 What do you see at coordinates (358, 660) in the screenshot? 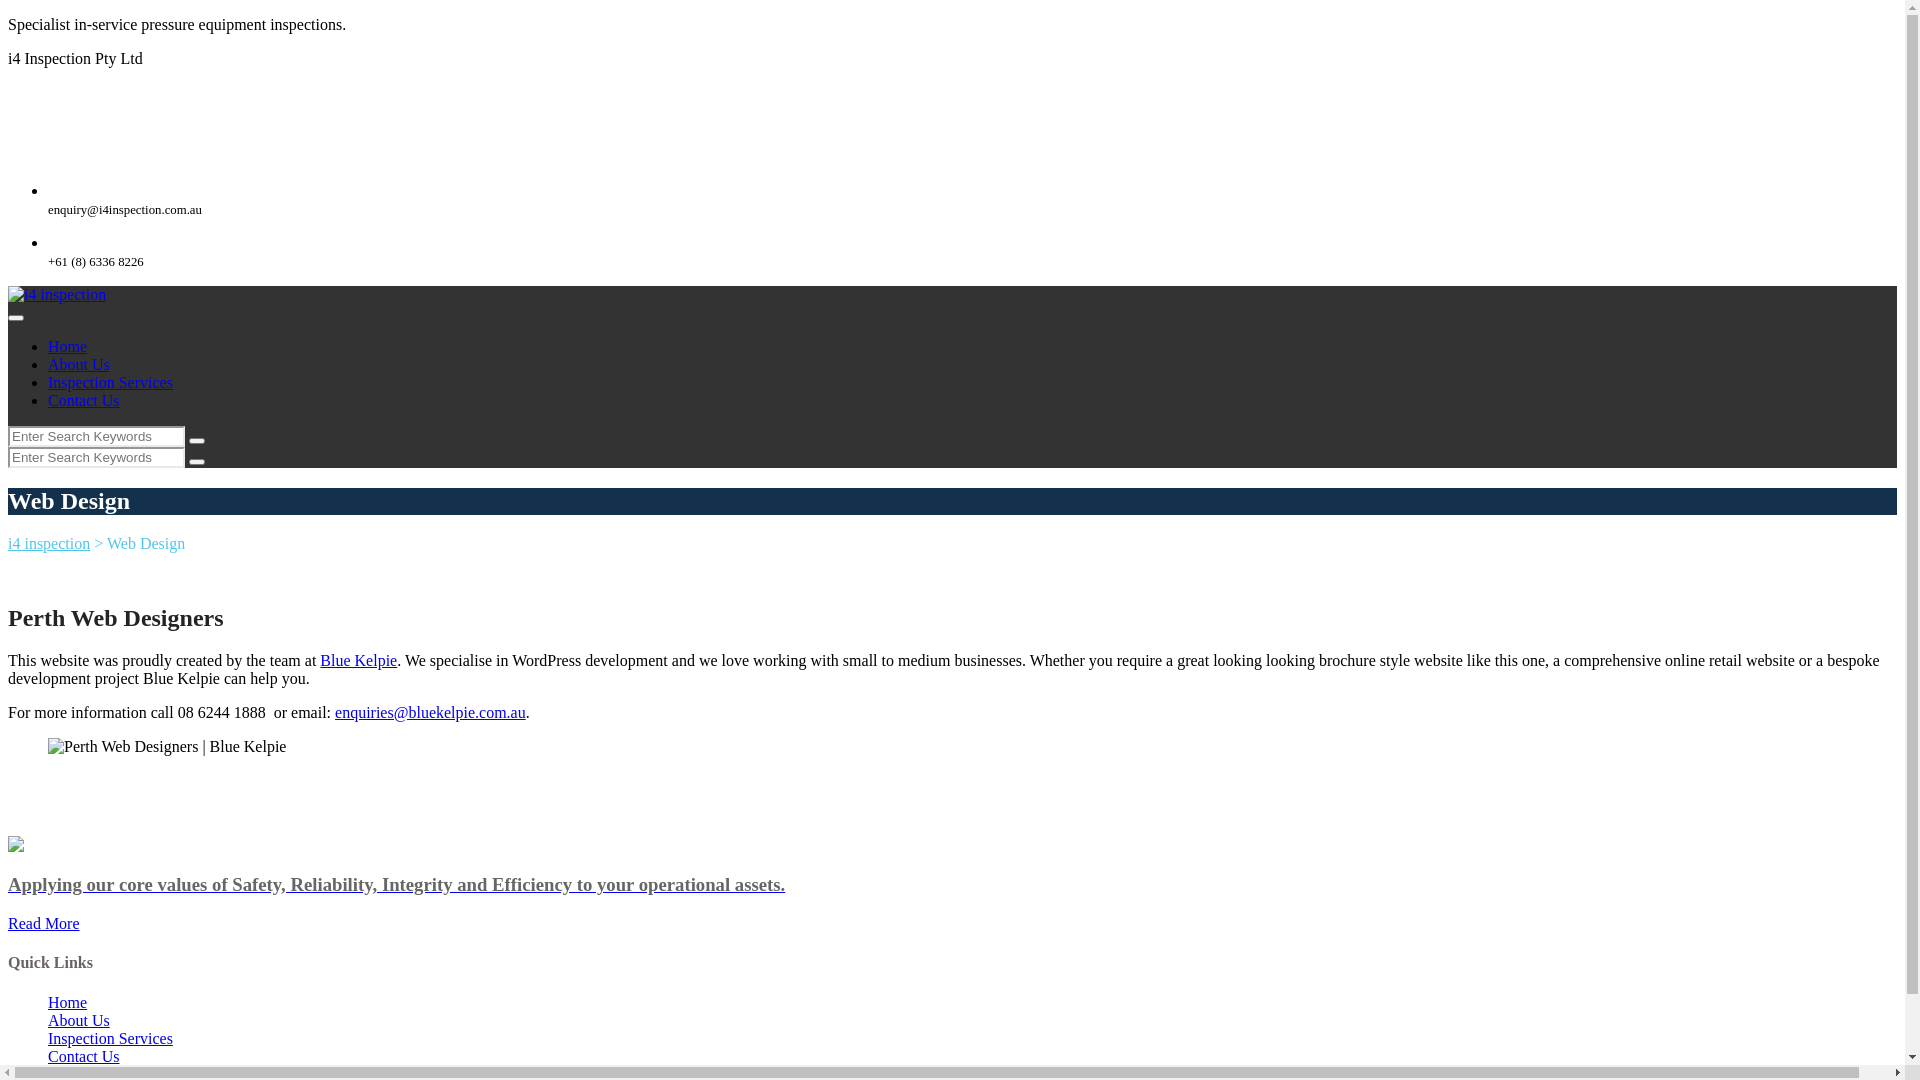
I see `'Blue Kelpie'` at bounding box center [358, 660].